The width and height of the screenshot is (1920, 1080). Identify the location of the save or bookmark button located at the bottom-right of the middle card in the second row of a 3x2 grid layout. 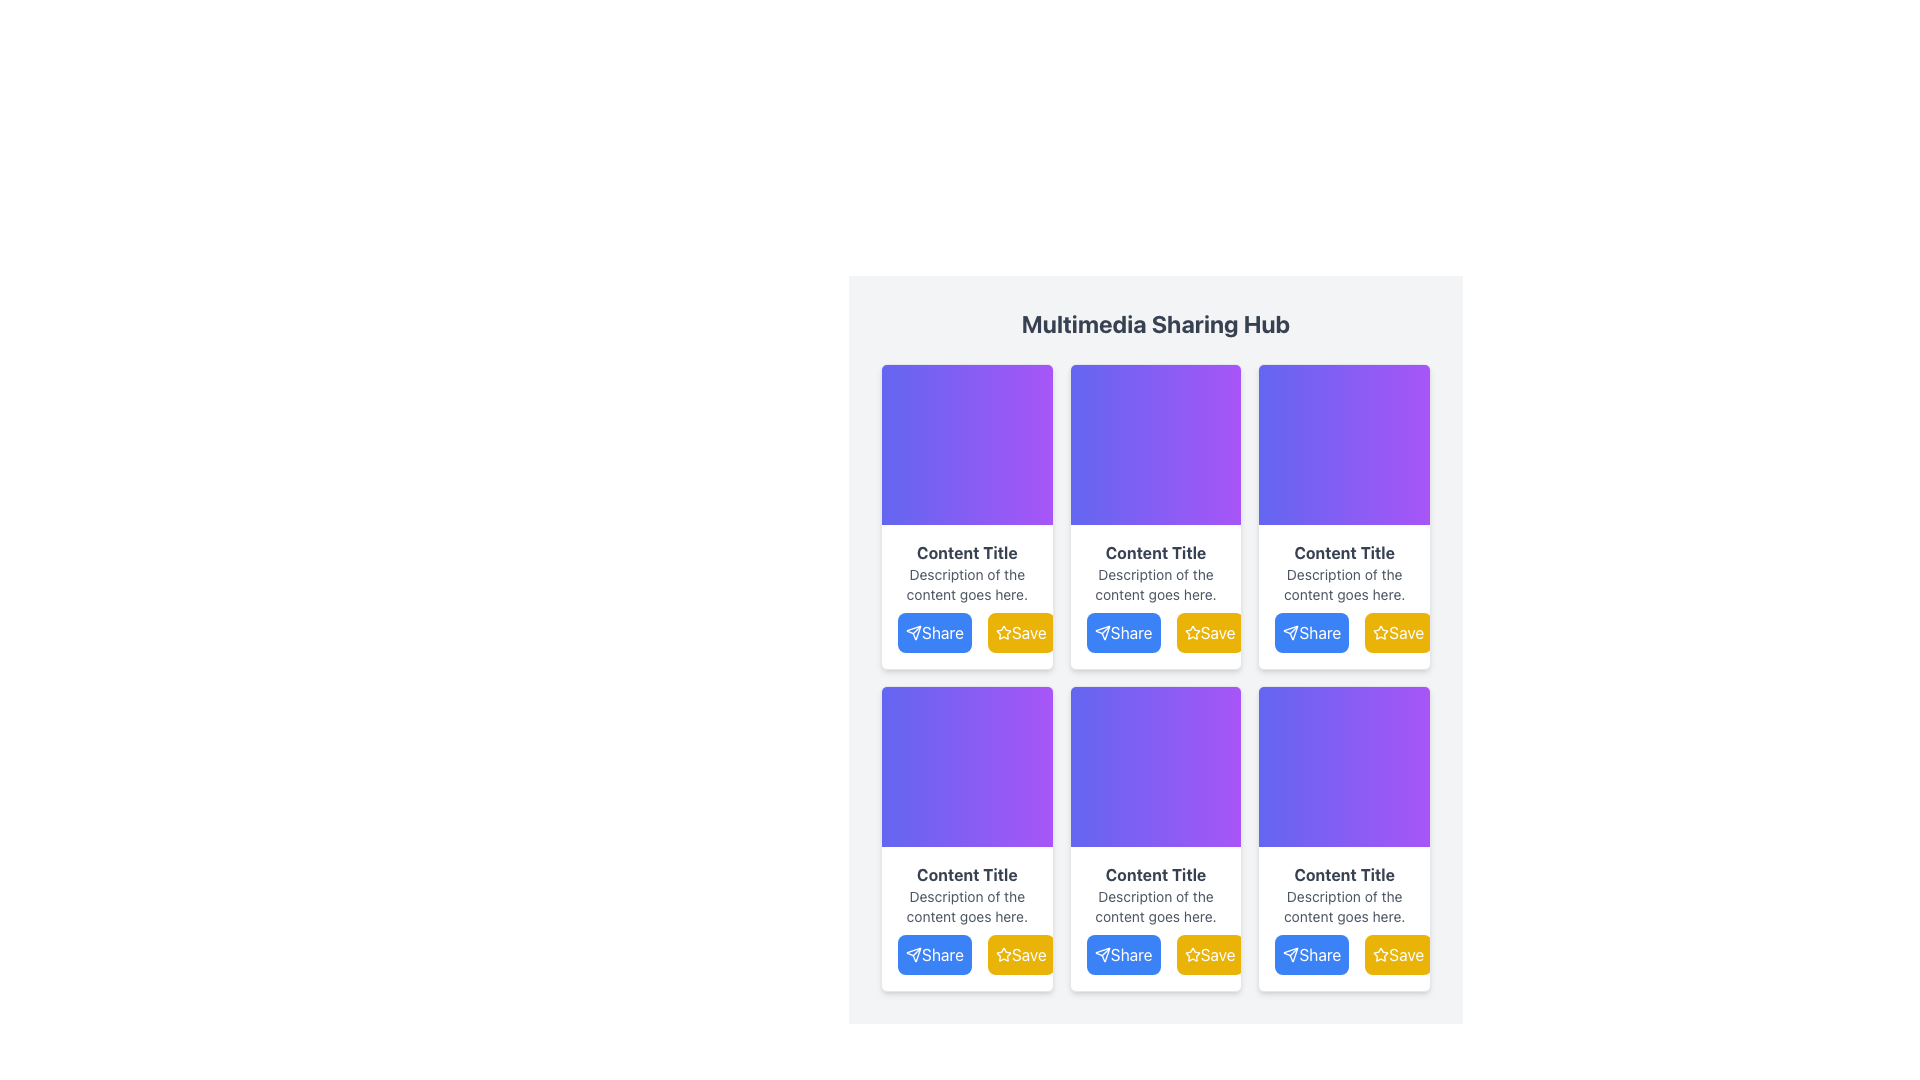
(1208, 954).